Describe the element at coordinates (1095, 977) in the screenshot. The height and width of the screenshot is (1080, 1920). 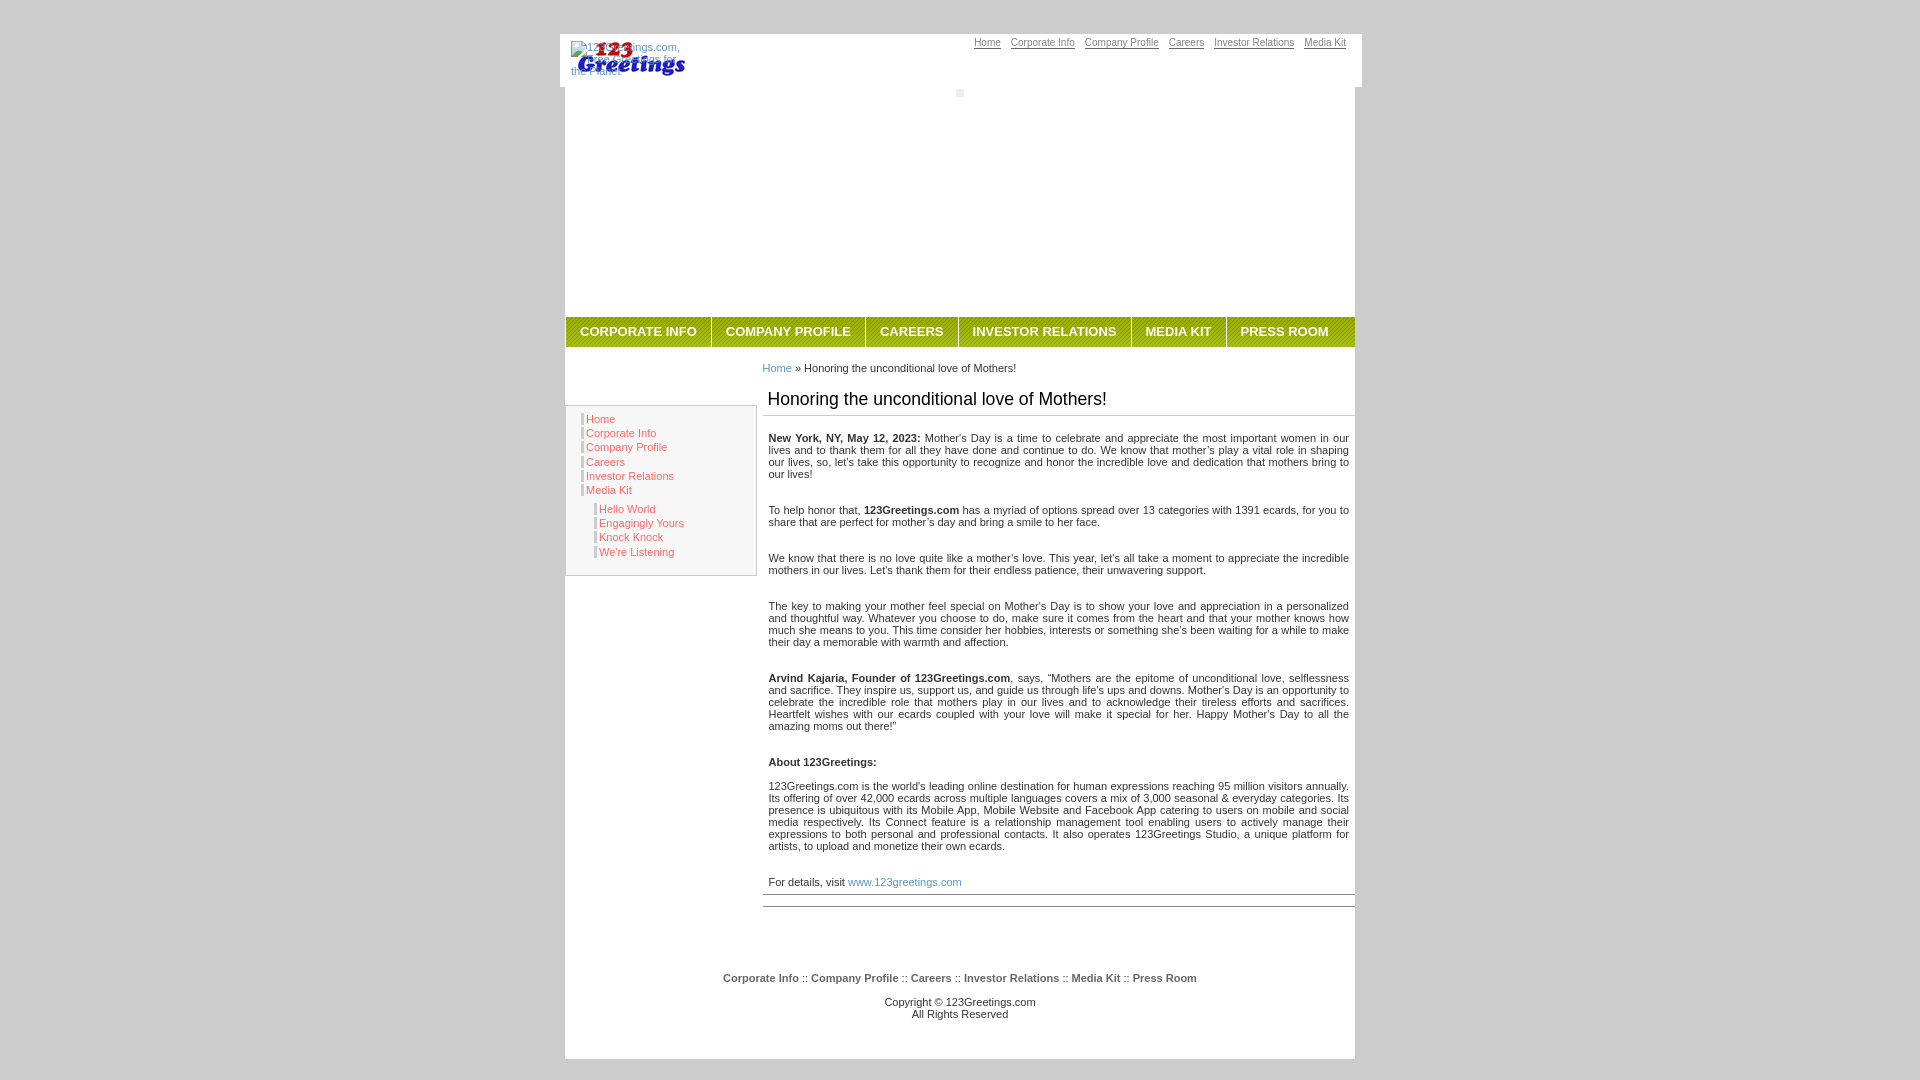
I see `'Media Kit'` at that location.